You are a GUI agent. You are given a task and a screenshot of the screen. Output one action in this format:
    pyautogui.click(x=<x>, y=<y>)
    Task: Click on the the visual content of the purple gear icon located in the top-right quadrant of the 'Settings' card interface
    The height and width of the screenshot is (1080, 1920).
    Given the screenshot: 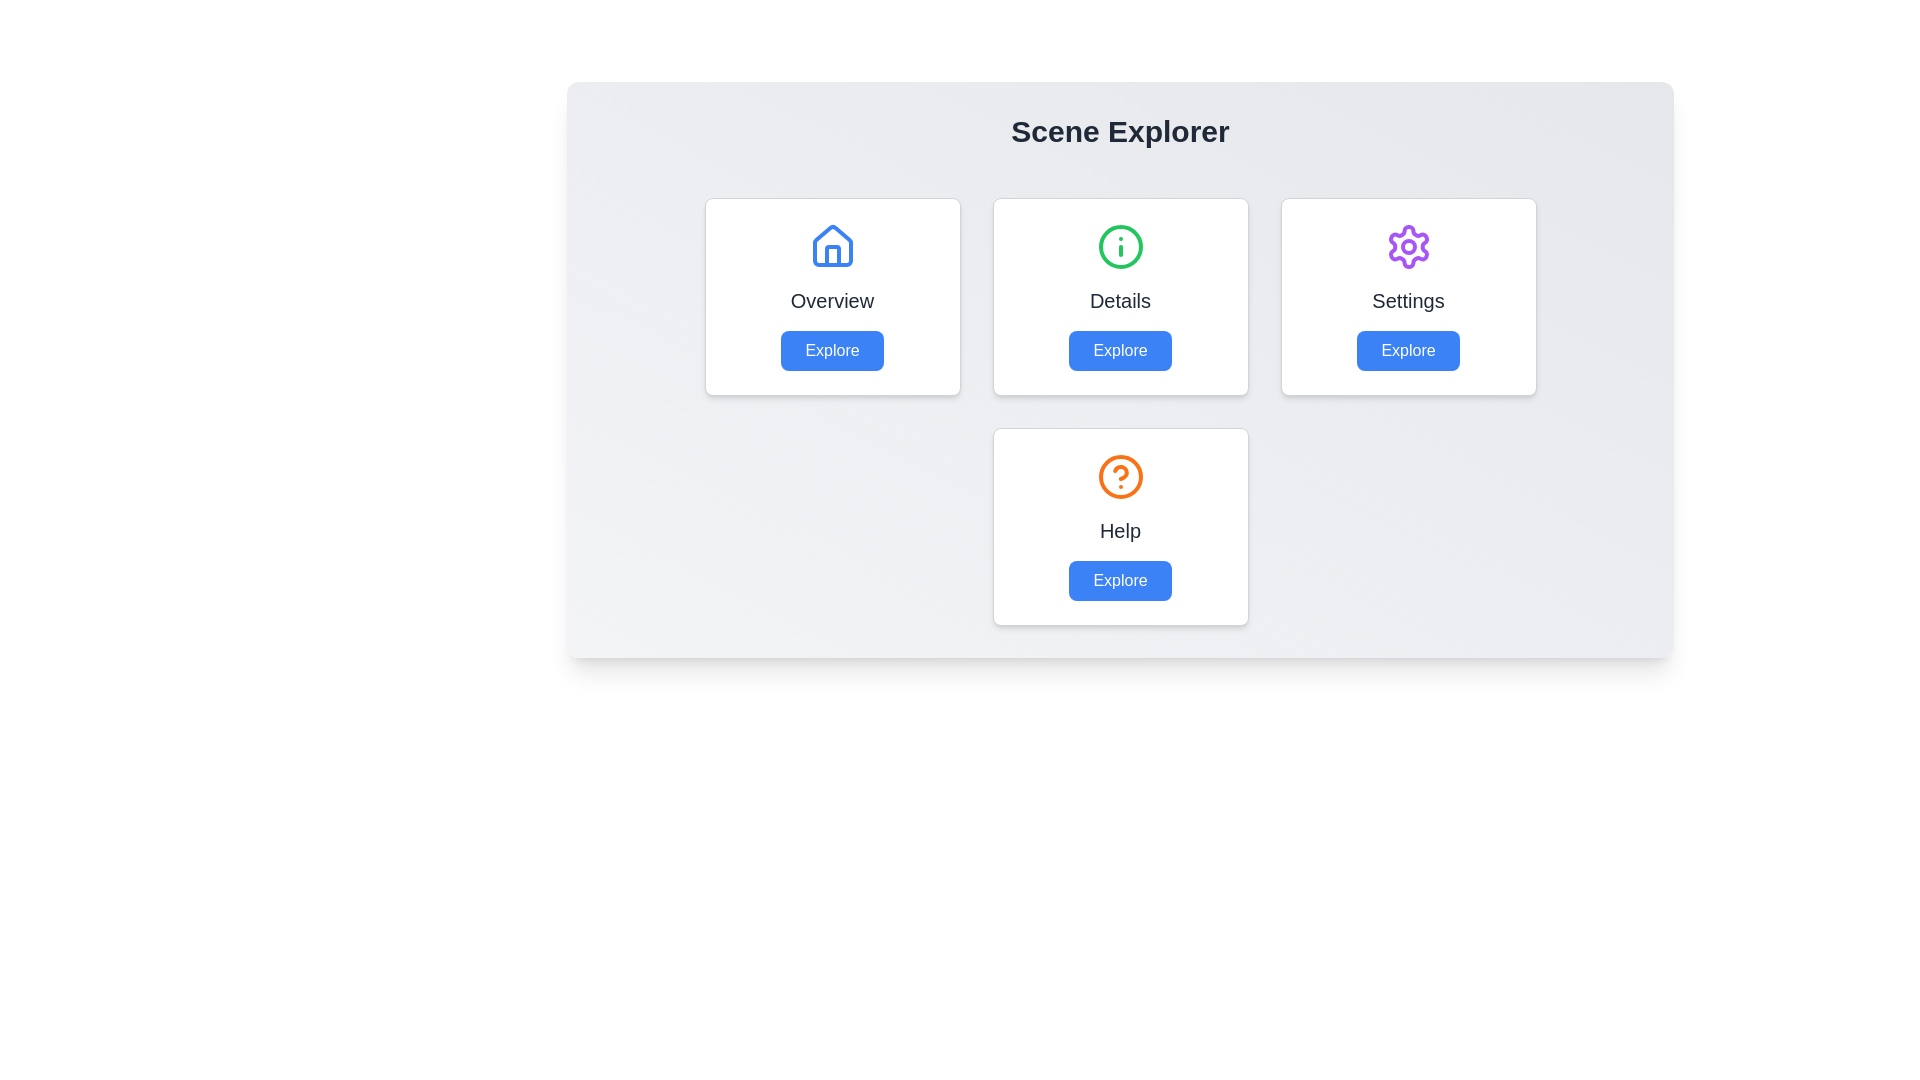 What is the action you would take?
    pyautogui.click(x=1407, y=245)
    